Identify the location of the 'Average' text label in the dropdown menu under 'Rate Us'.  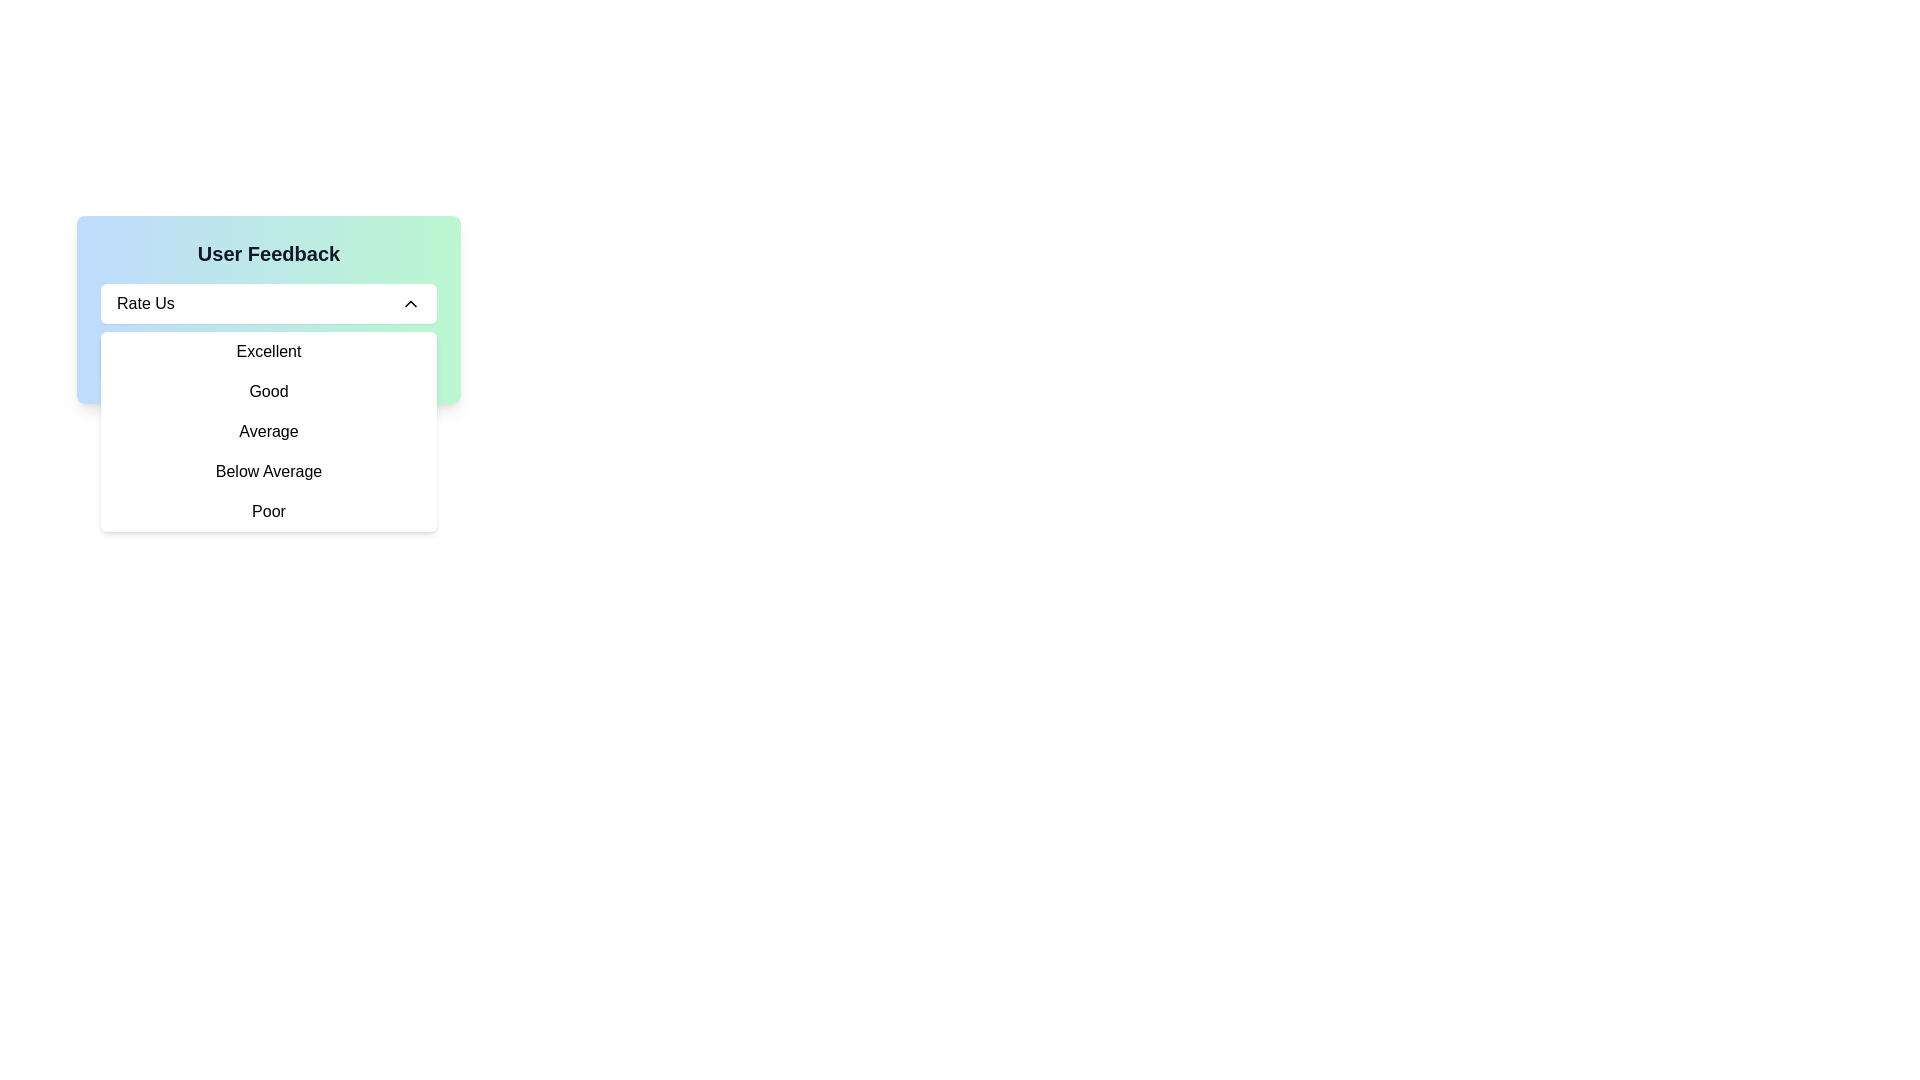
(267, 431).